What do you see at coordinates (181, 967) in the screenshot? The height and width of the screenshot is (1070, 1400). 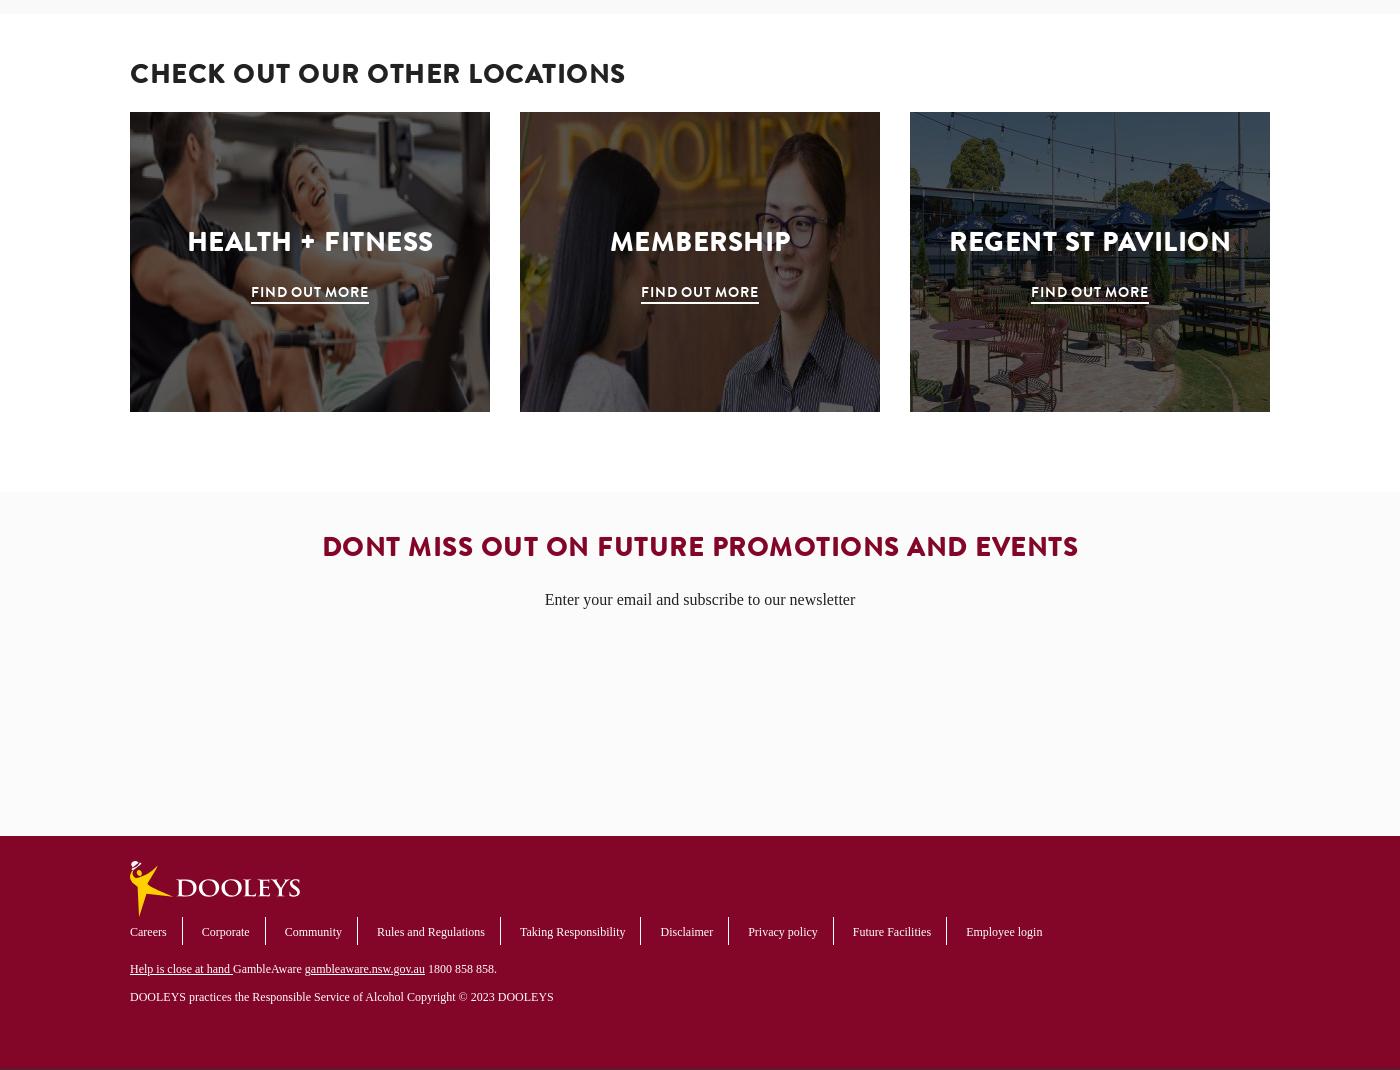 I see `'Help is close at hand'` at bounding box center [181, 967].